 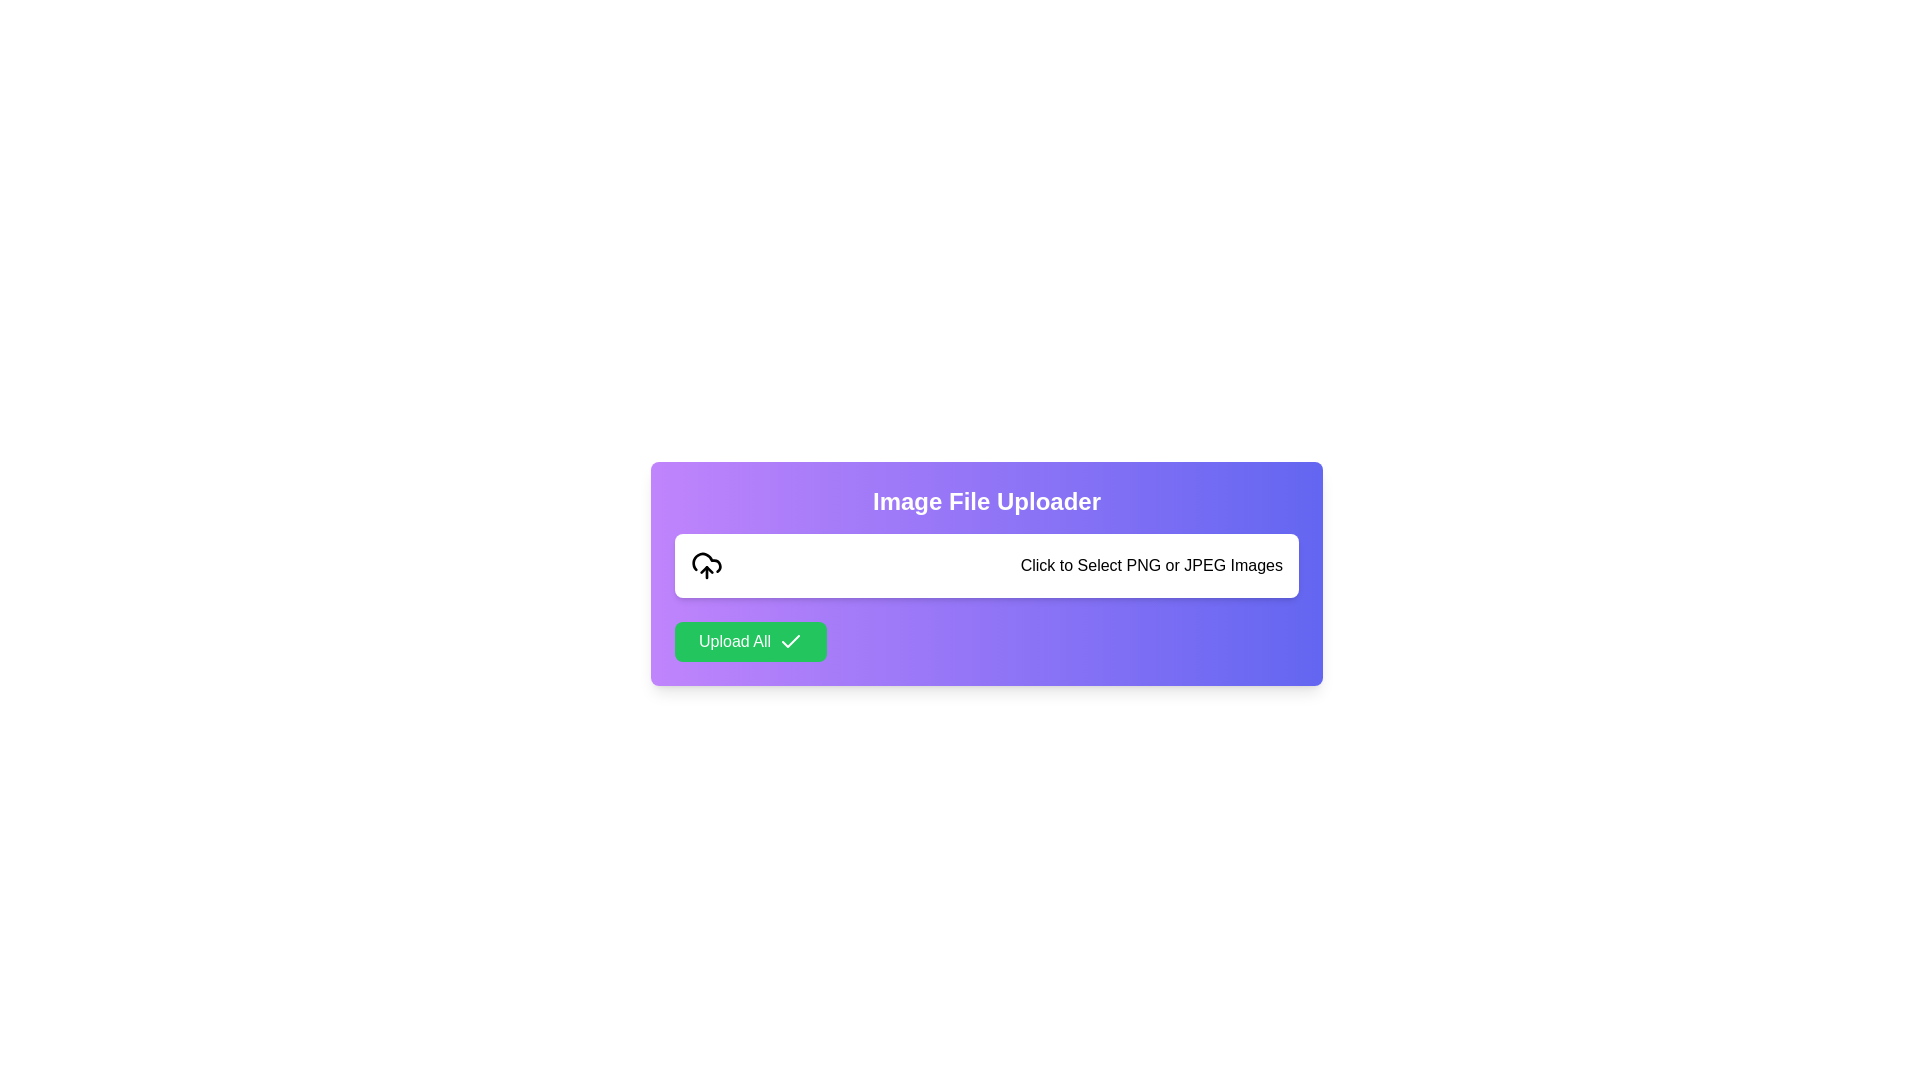 What do you see at coordinates (1151, 566) in the screenshot?
I see `the text label reading 'Click to Select PNG or JPEG Images'` at bounding box center [1151, 566].